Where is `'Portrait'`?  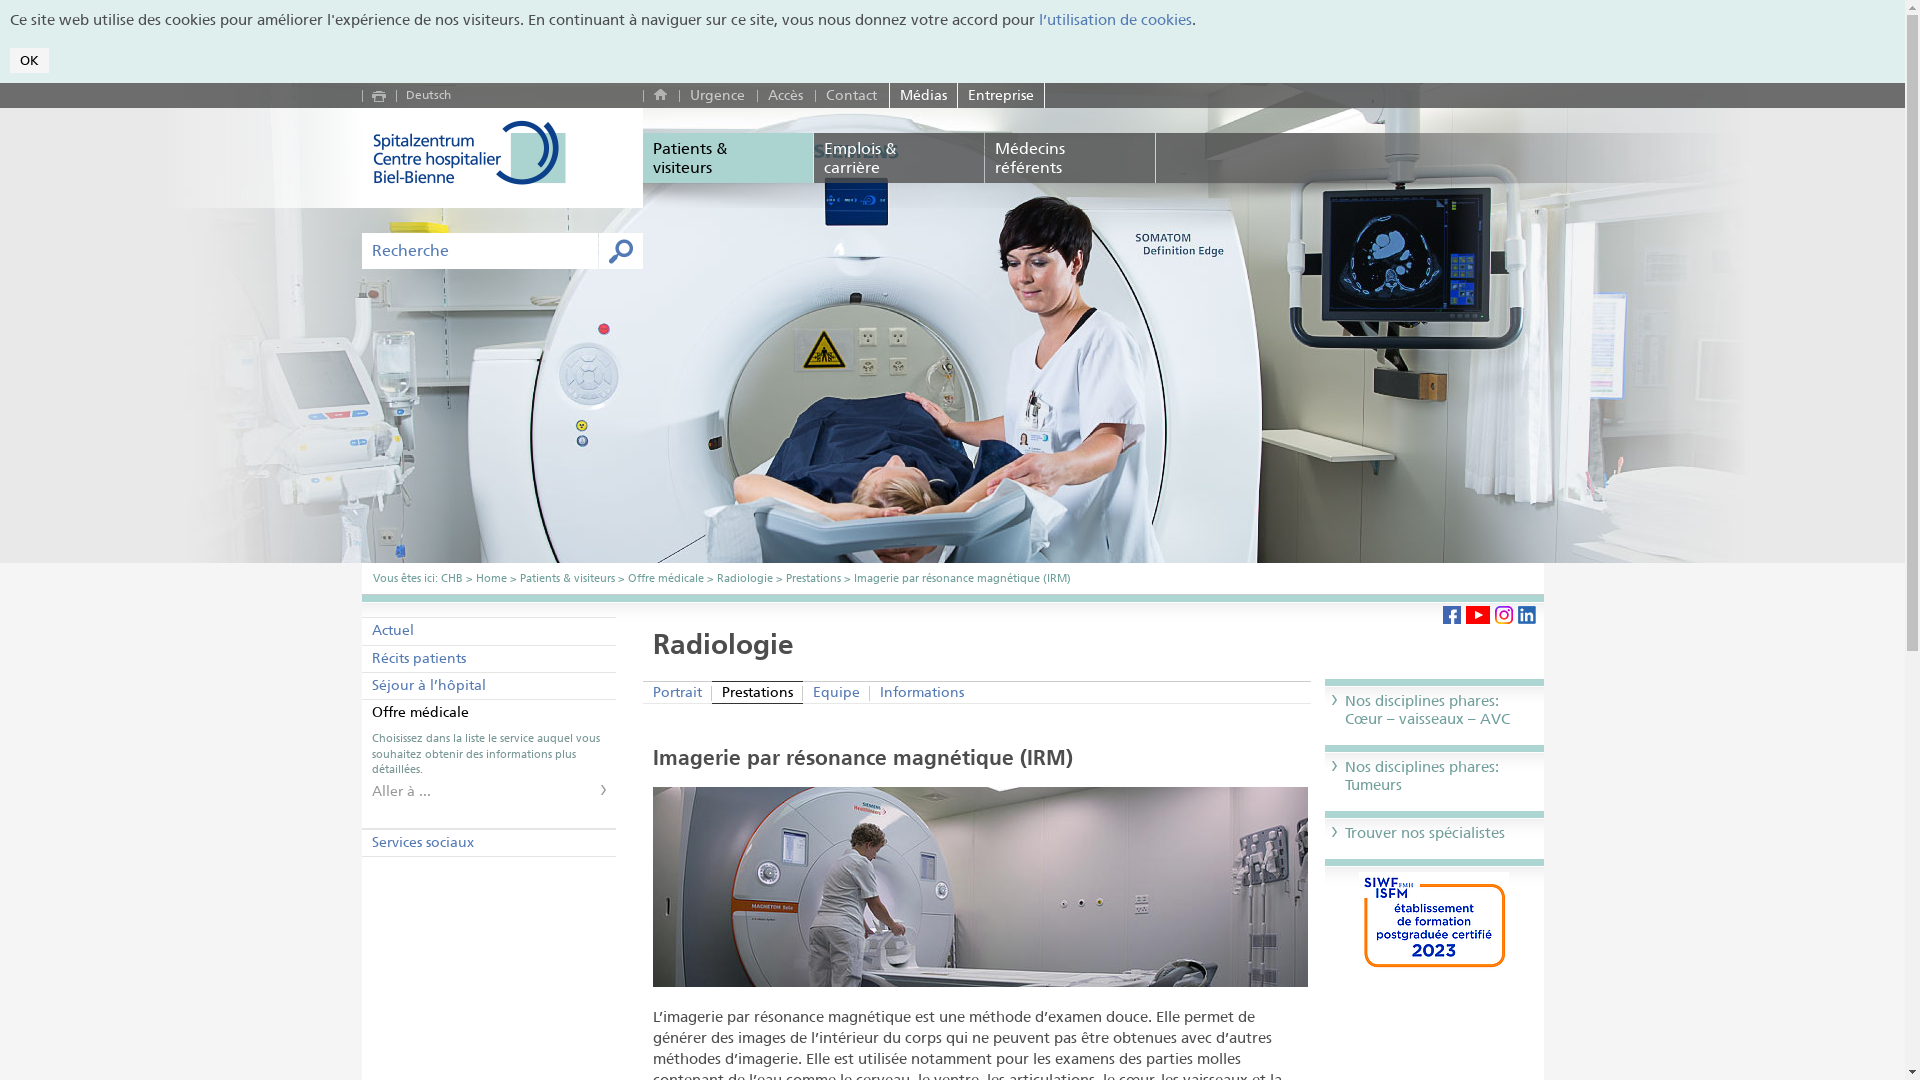 'Portrait' is located at coordinates (643, 691).